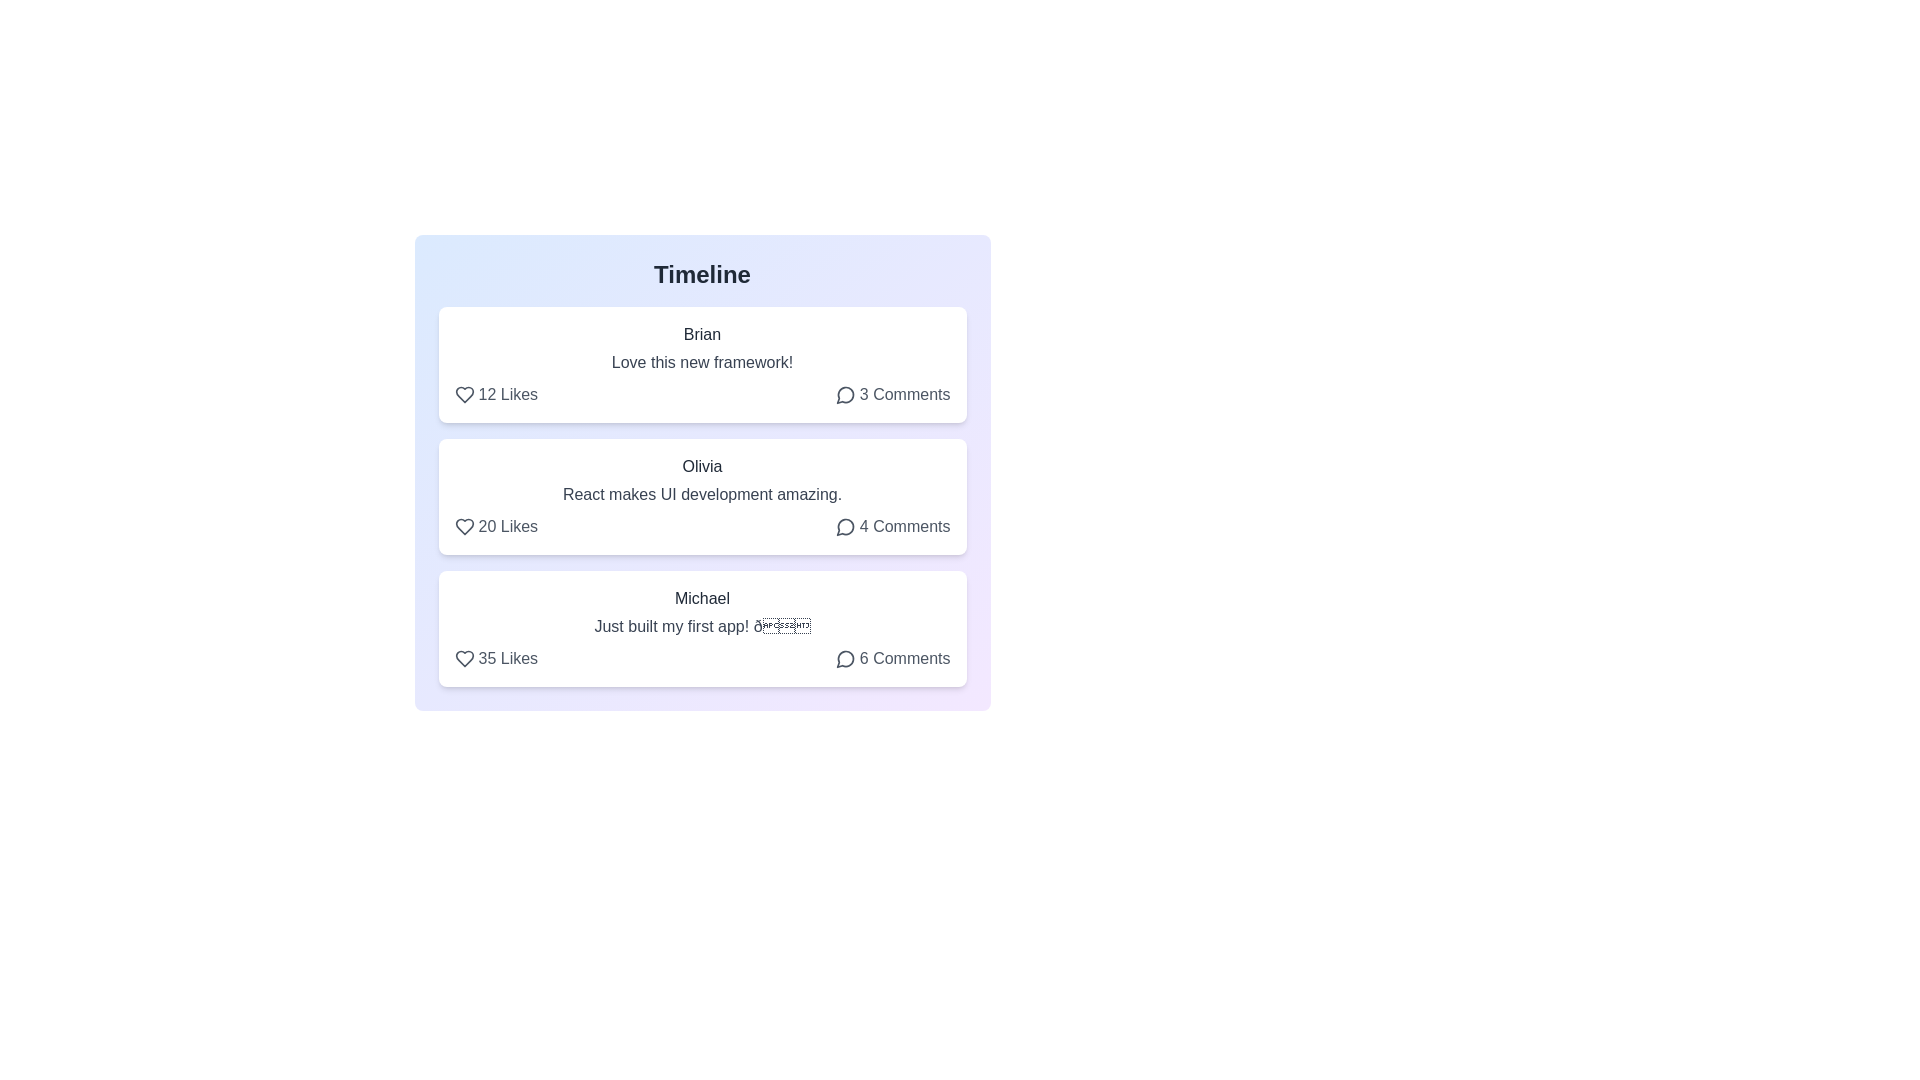 The height and width of the screenshot is (1080, 1920). Describe the element at coordinates (496, 394) in the screenshot. I see `Like button for the post by Brian` at that location.